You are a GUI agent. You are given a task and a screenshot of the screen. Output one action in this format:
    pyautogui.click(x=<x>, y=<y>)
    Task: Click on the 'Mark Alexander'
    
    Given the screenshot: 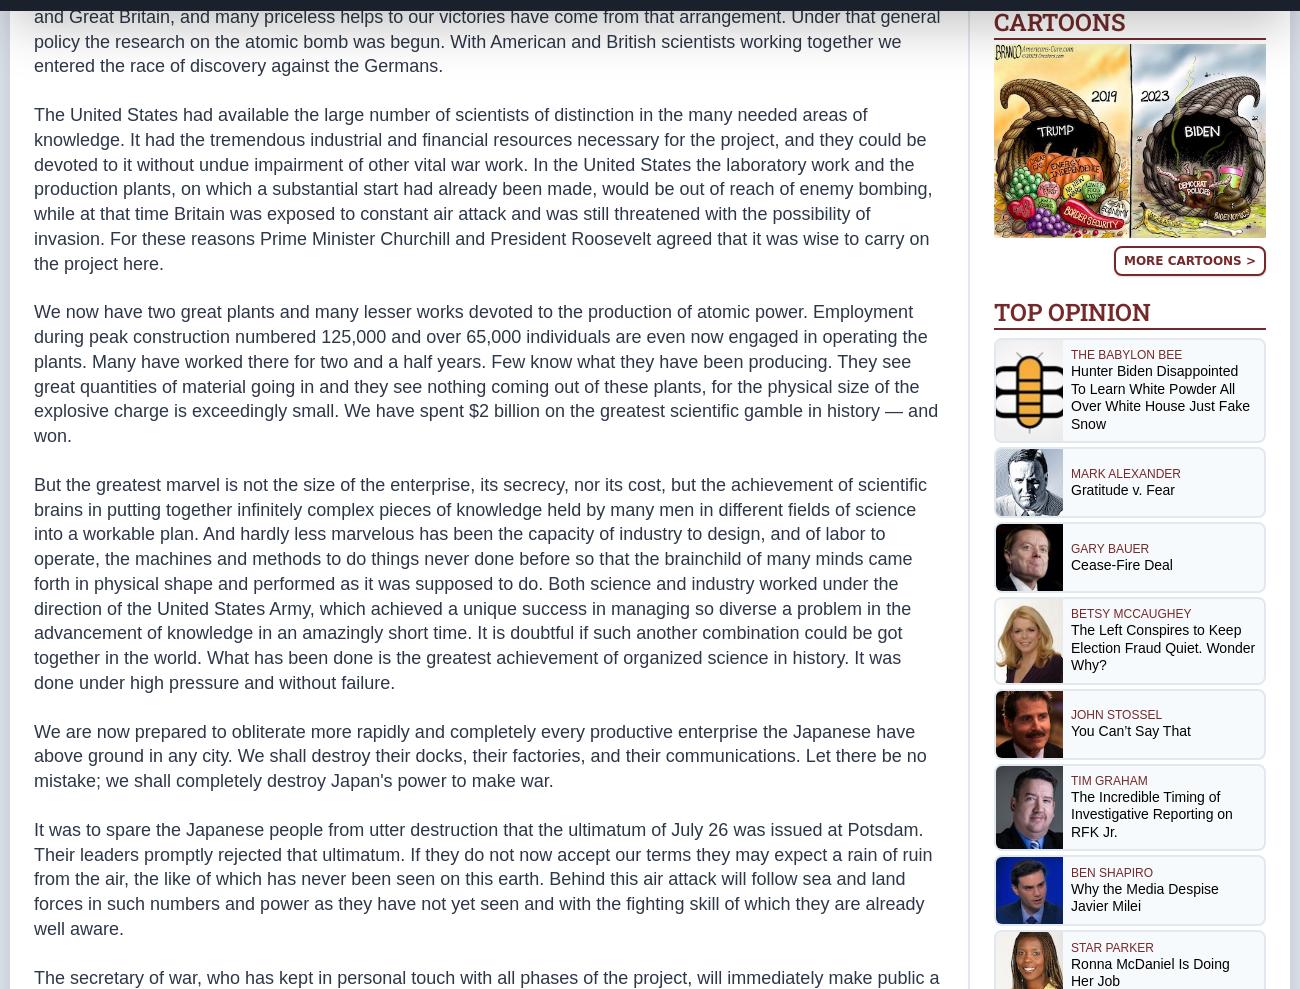 What is the action you would take?
    pyautogui.click(x=1125, y=472)
    